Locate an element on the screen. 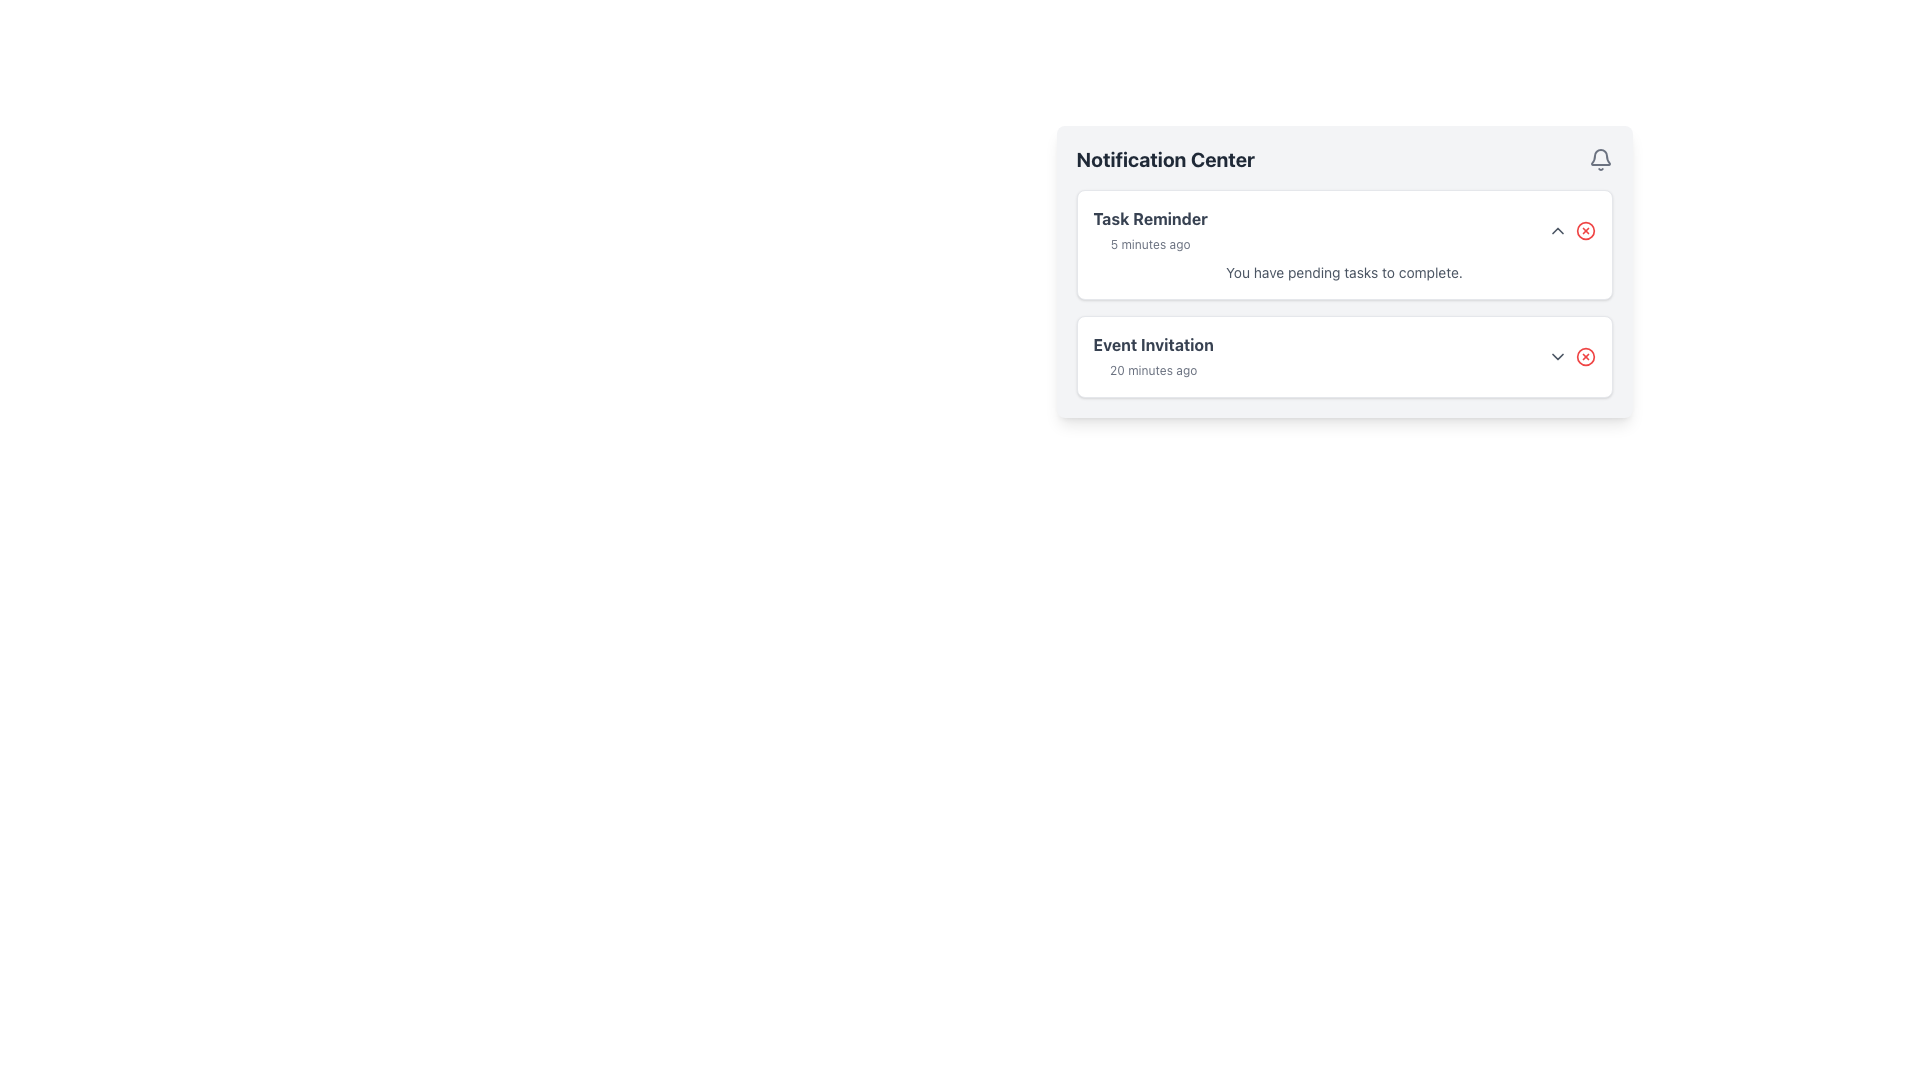 This screenshot has height=1080, width=1920. the bell icon located at the top-right corner of the 'Notification Center' is located at coordinates (1600, 158).